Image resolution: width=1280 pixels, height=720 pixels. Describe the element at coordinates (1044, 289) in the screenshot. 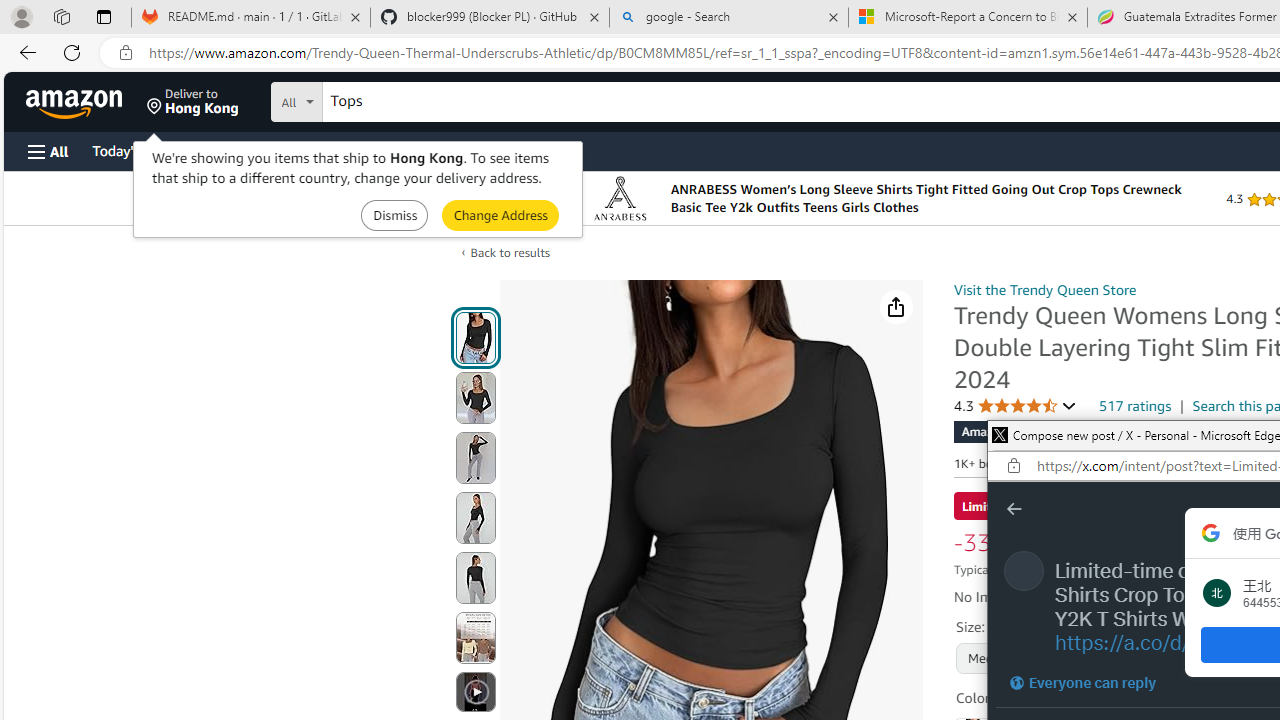

I see `'Visit the Trendy Queen Store'` at that location.